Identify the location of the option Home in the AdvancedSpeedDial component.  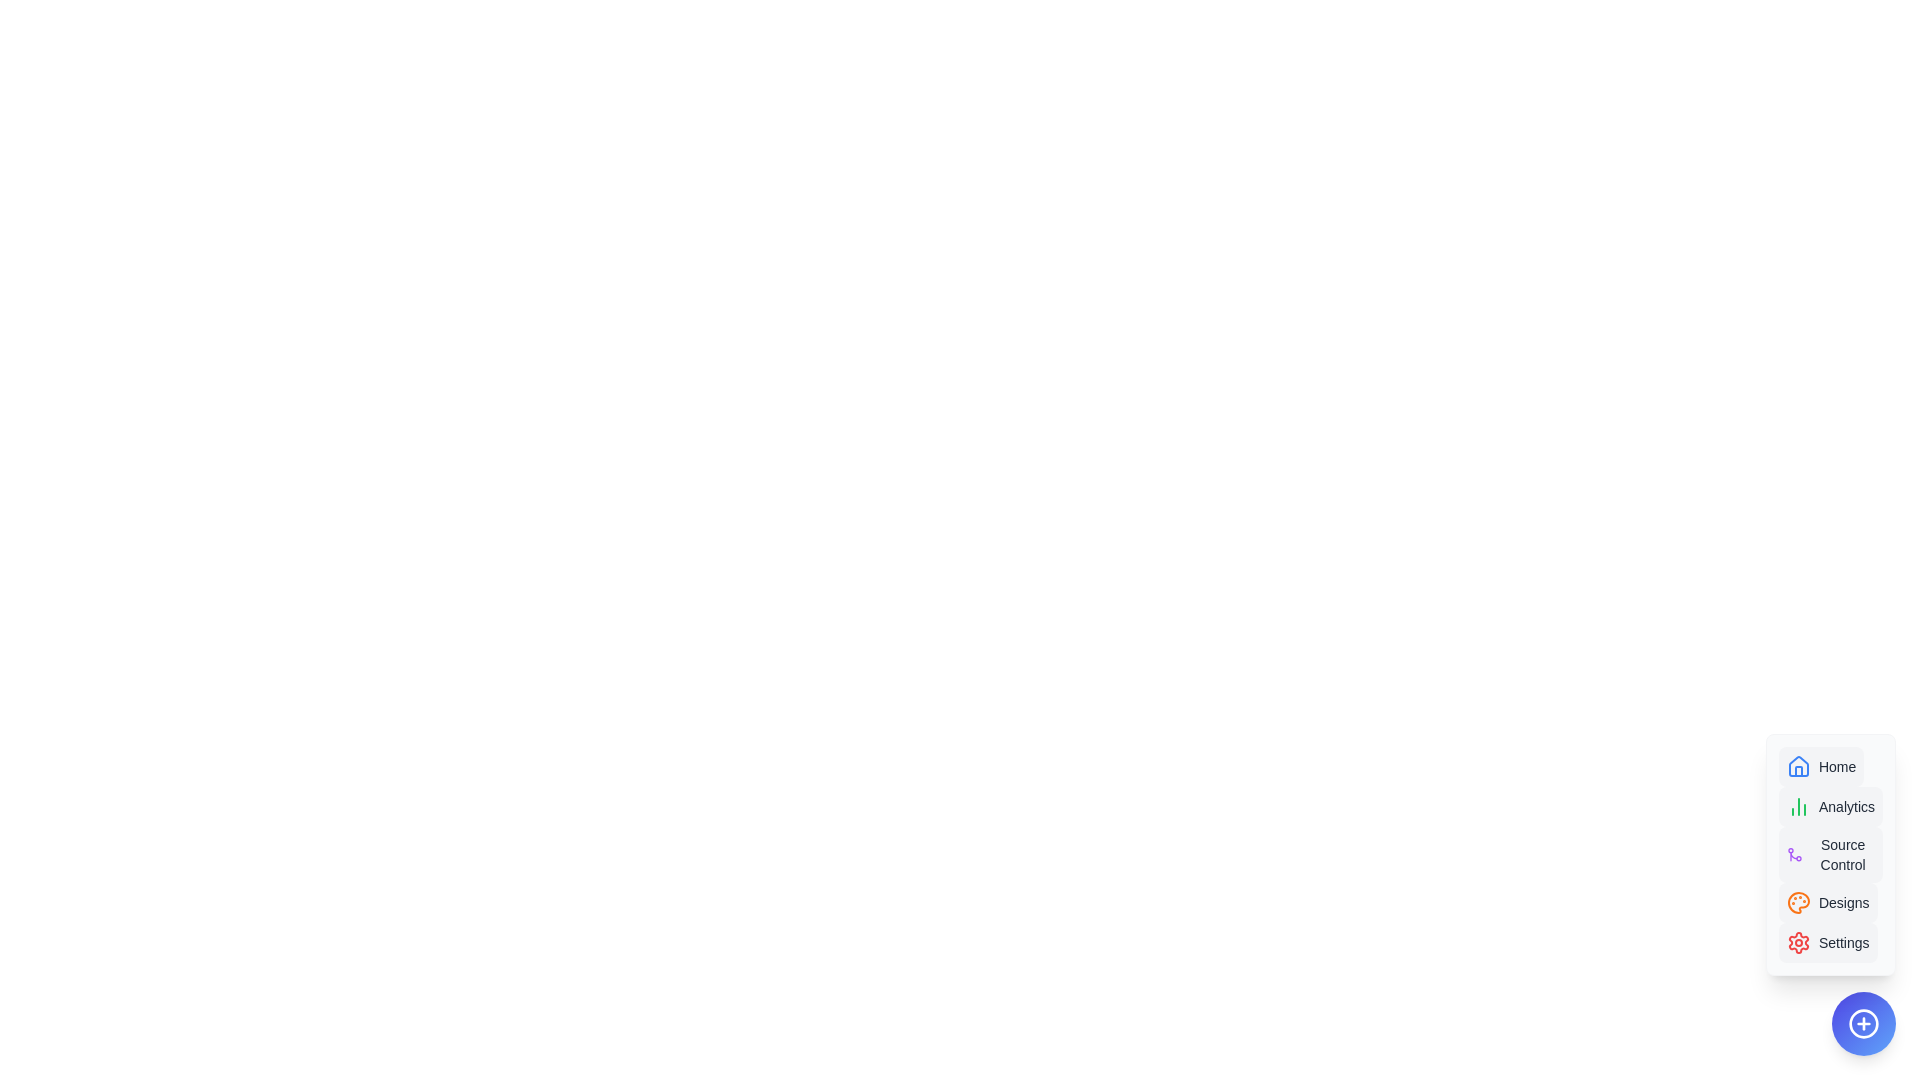
(1821, 766).